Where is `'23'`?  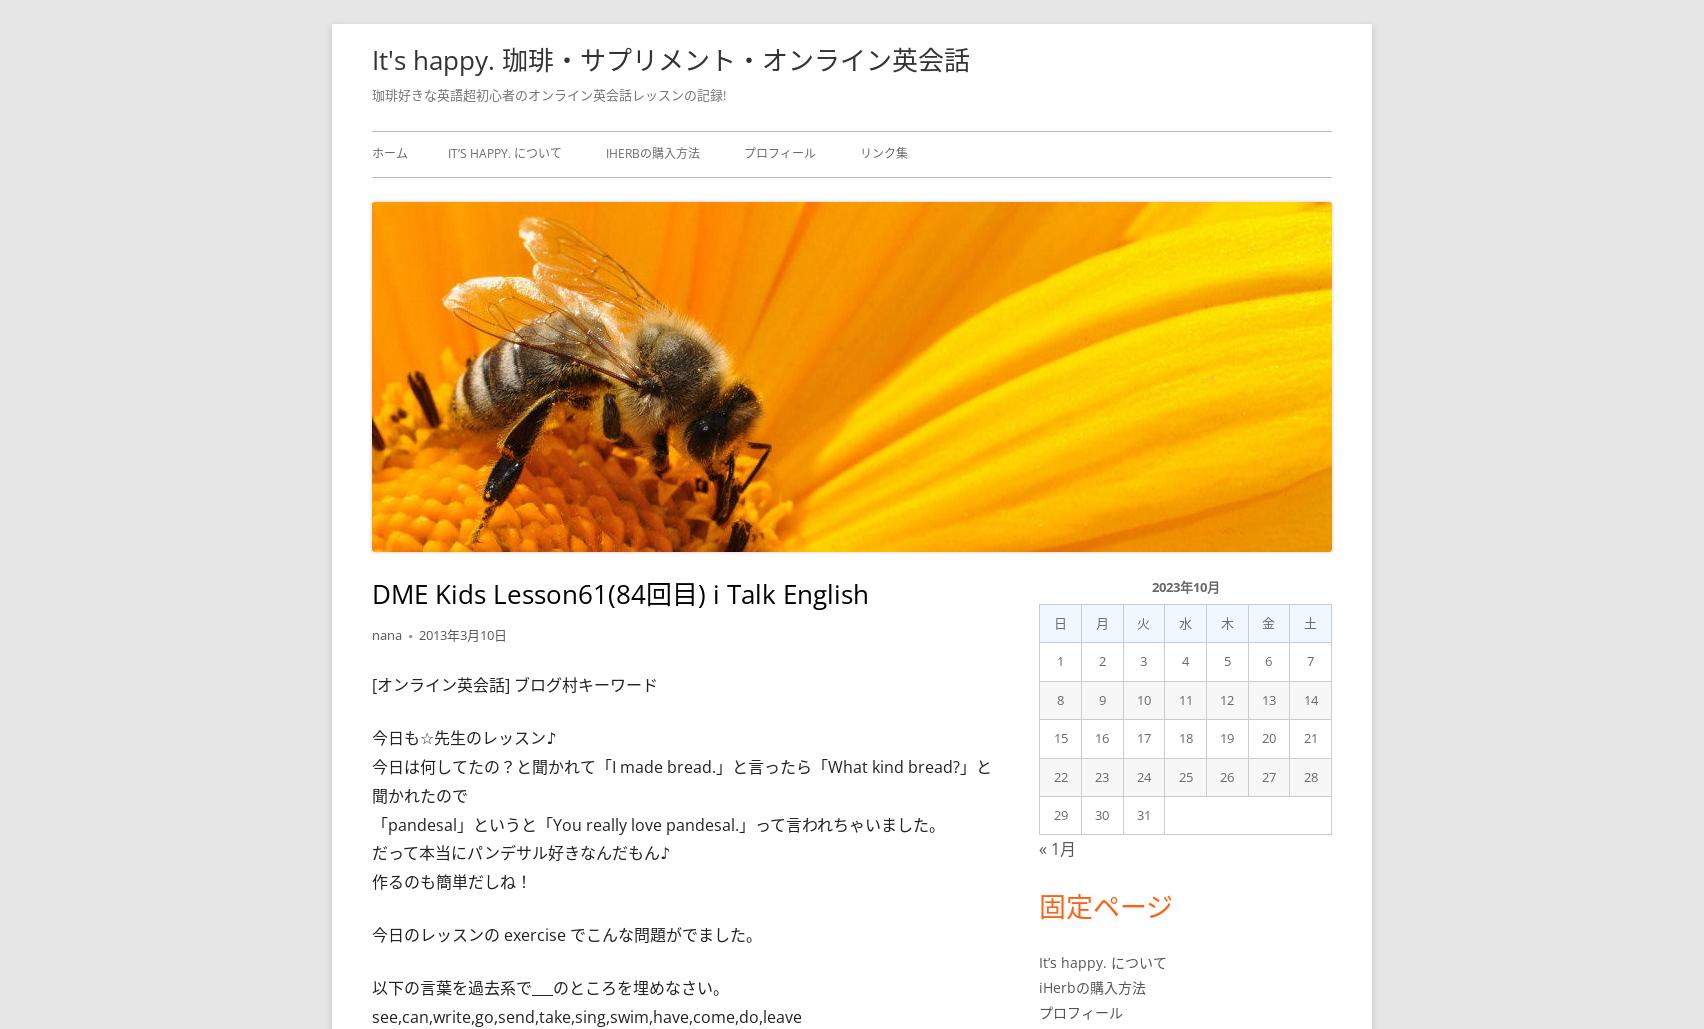
'23' is located at coordinates (1100, 775).